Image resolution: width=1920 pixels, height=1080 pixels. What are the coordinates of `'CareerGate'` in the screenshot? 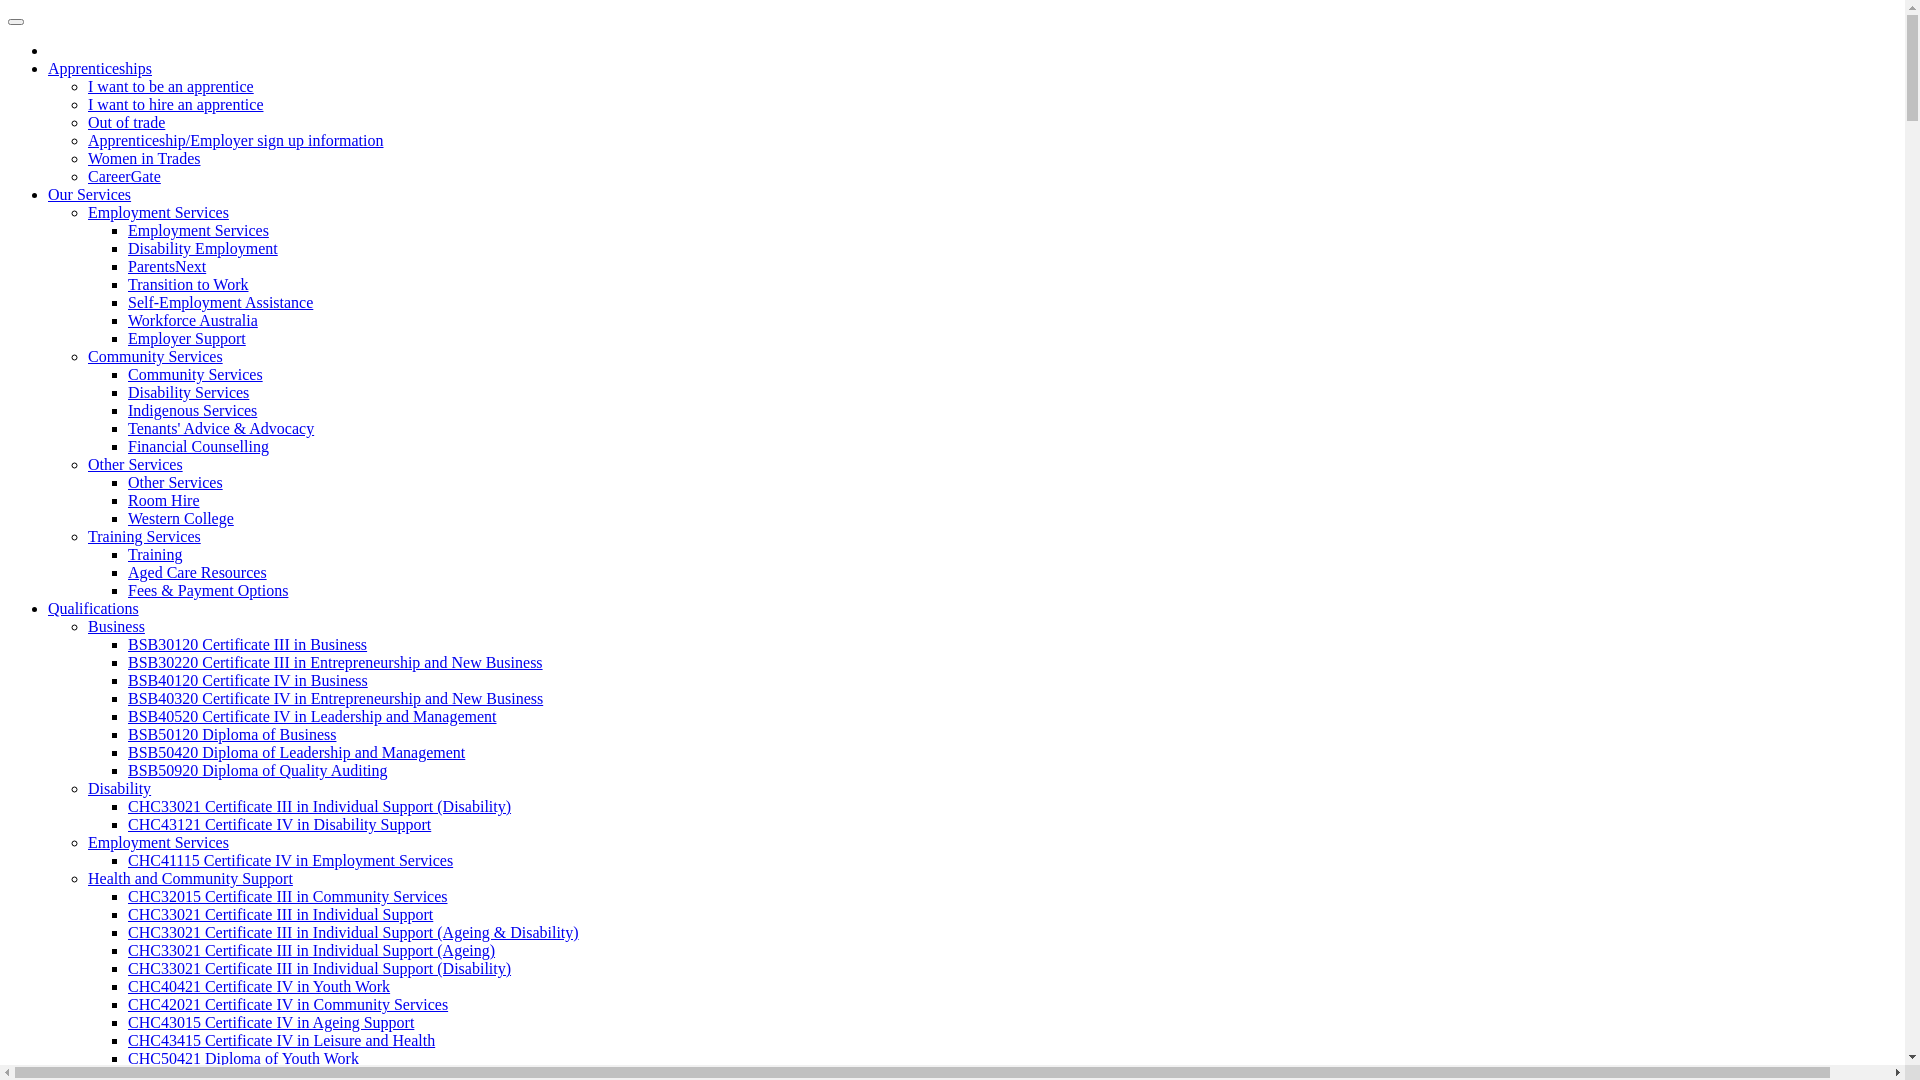 It's located at (123, 175).